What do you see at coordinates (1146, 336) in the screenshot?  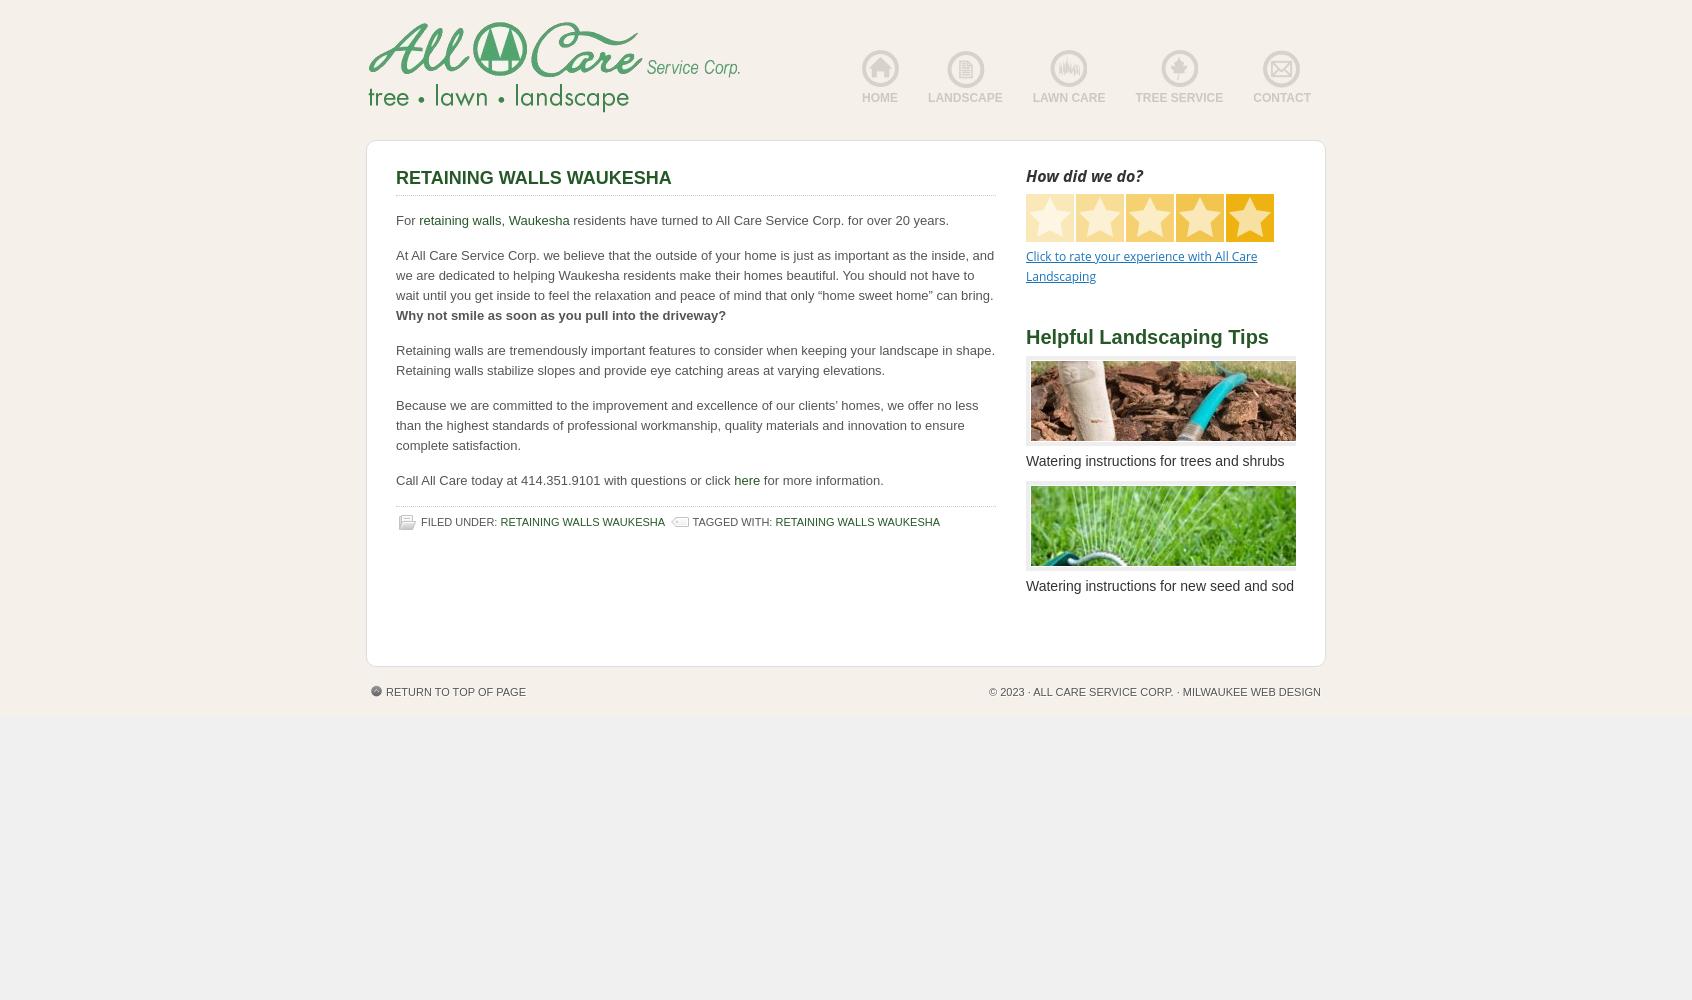 I see `'Helpful Landscaping Tips'` at bounding box center [1146, 336].